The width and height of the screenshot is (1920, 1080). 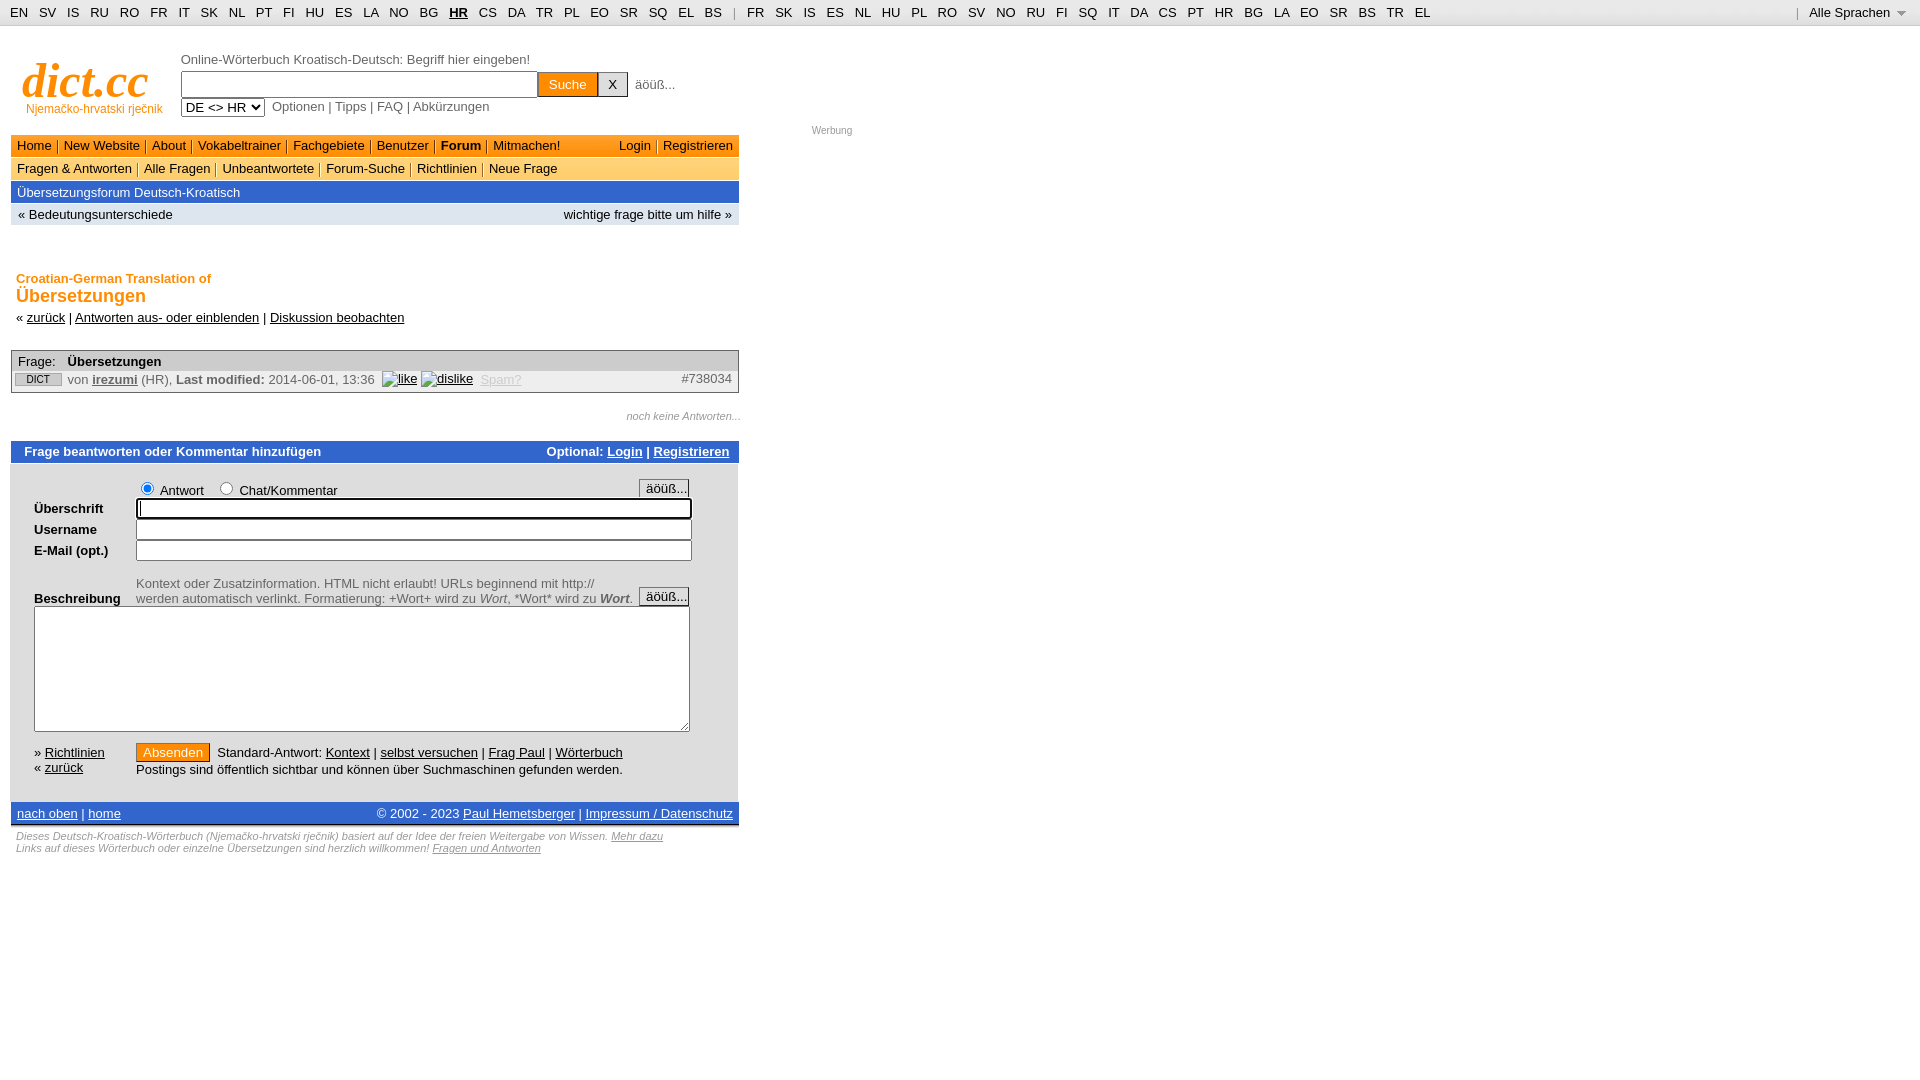 What do you see at coordinates (389, 106) in the screenshot?
I see `'FAQ'` at bounding box center [389, 106].